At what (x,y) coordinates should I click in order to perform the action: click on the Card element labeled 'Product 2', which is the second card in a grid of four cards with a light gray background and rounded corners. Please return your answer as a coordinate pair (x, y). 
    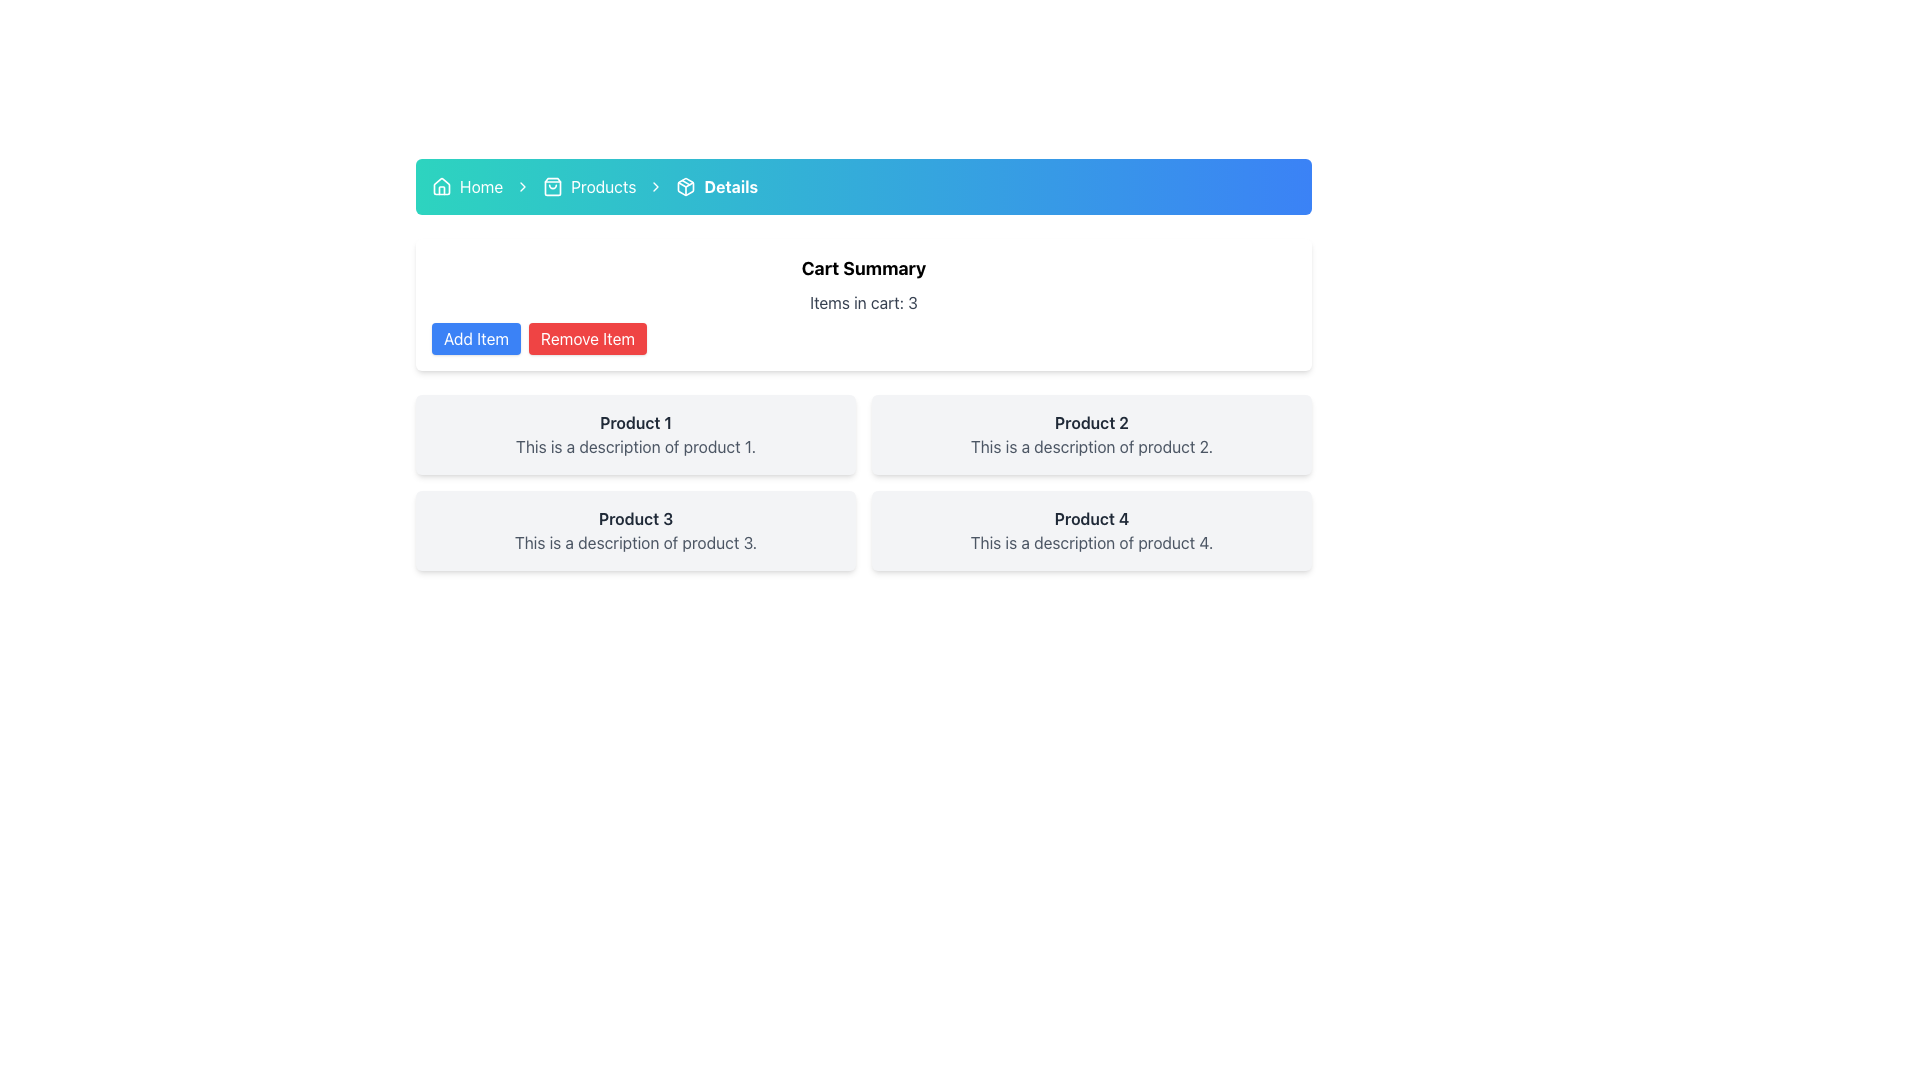
    Looking at the image, I should click on (1090, 434).